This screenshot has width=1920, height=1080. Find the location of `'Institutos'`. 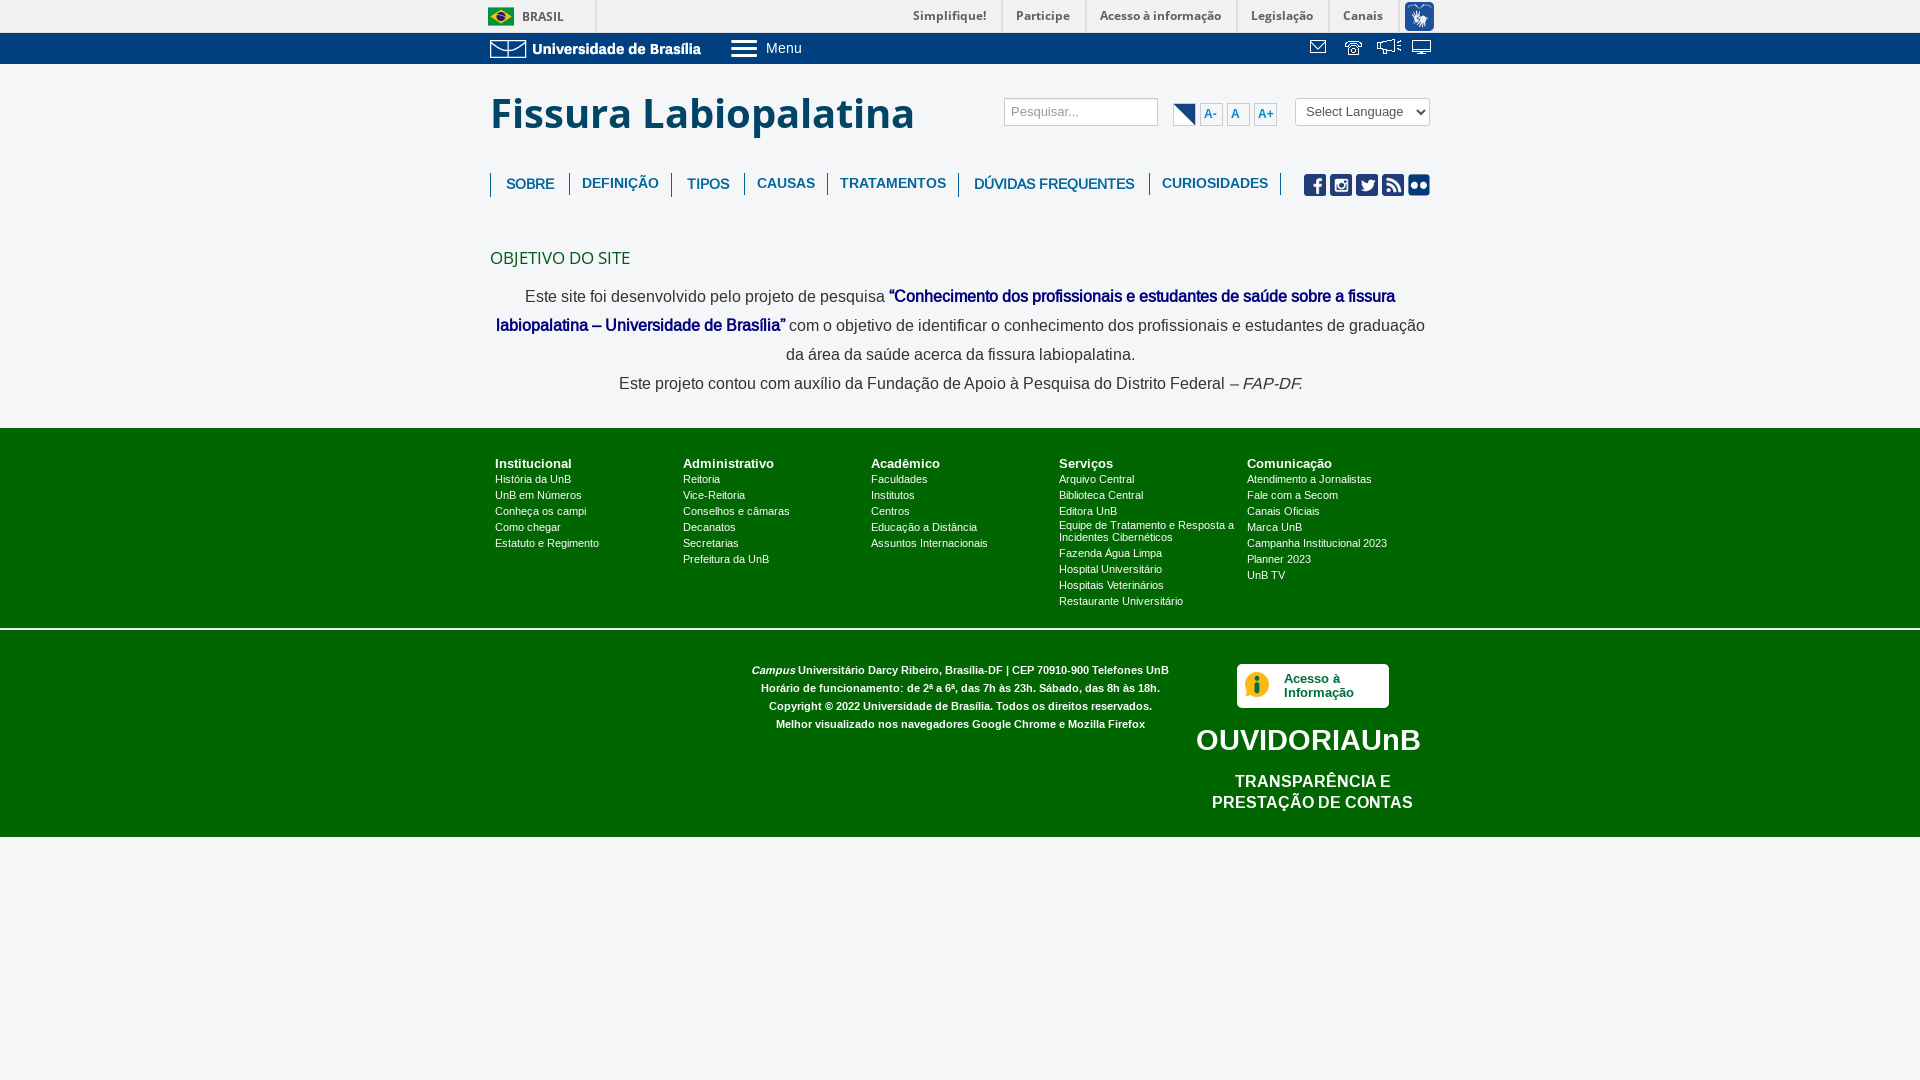

'Institutos' is located at coordinates (870, 495).